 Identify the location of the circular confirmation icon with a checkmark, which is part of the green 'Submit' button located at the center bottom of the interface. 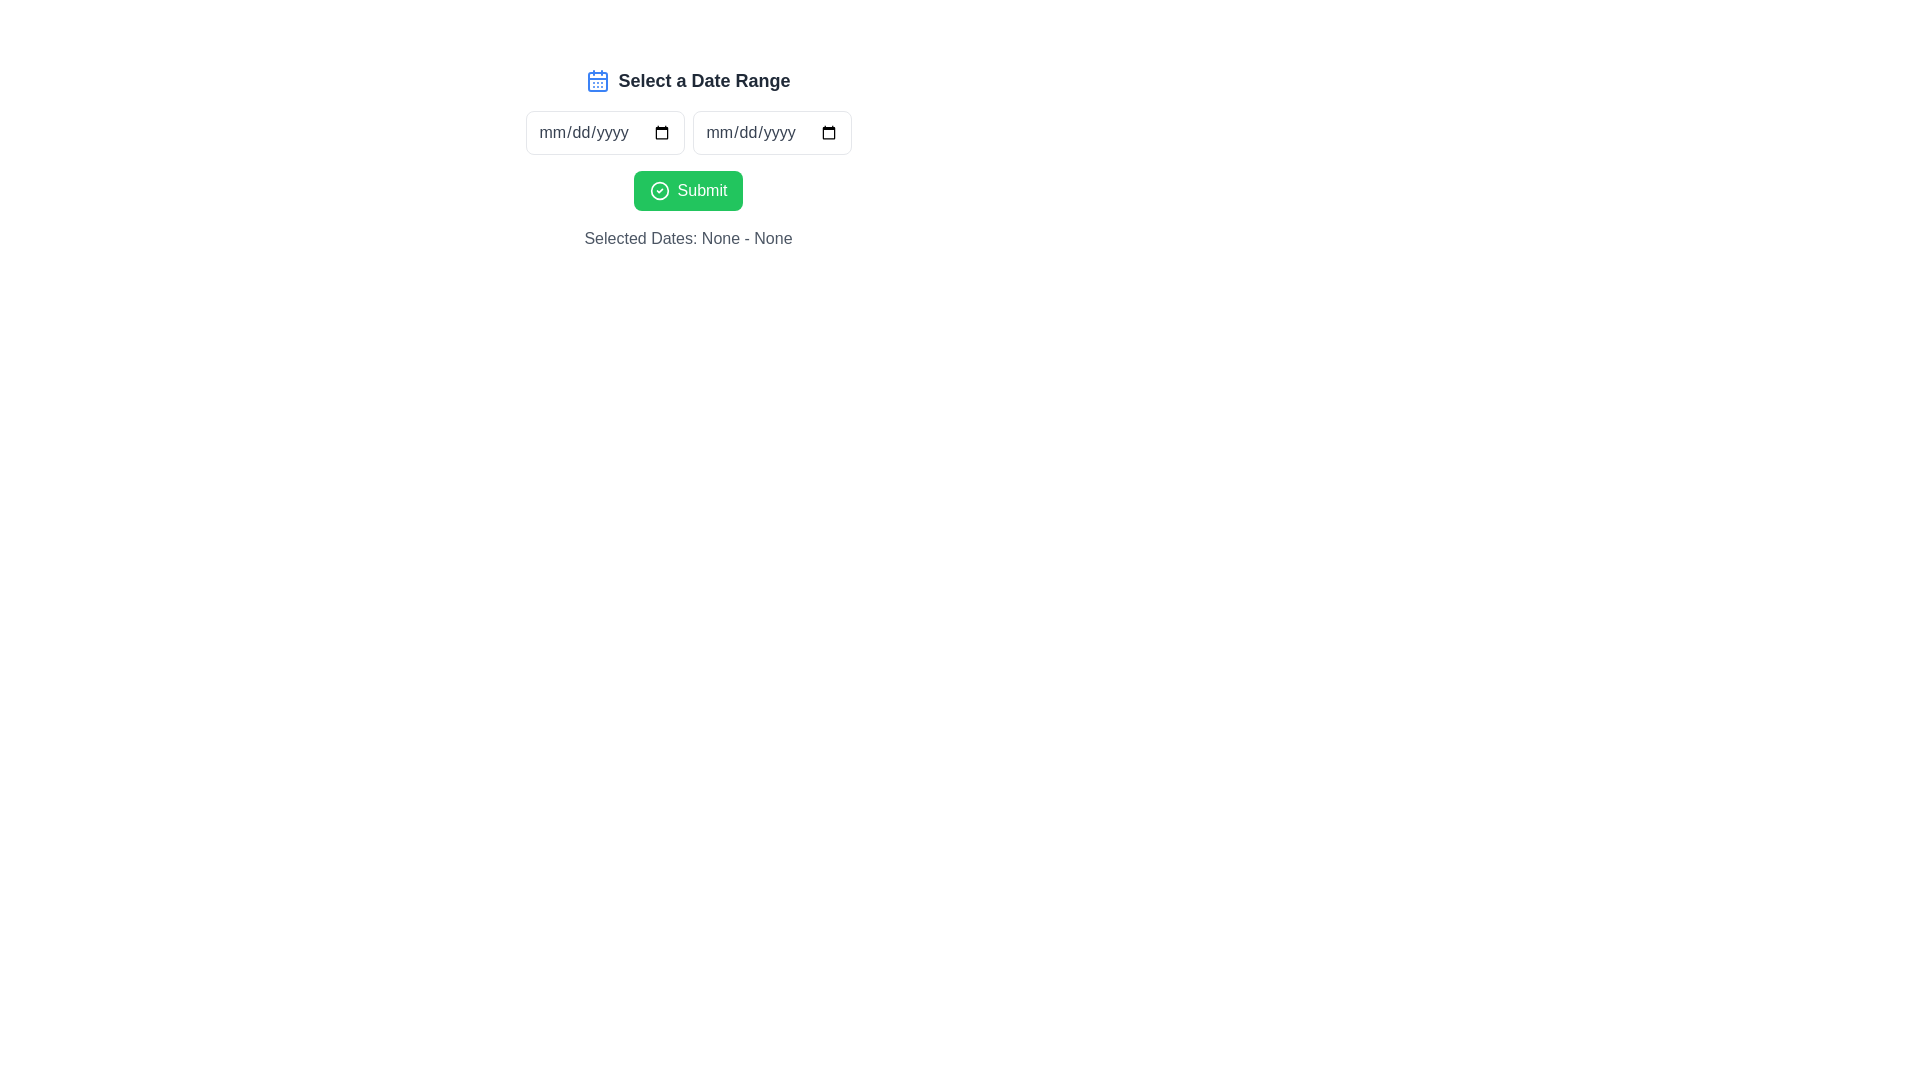
(659, 191).